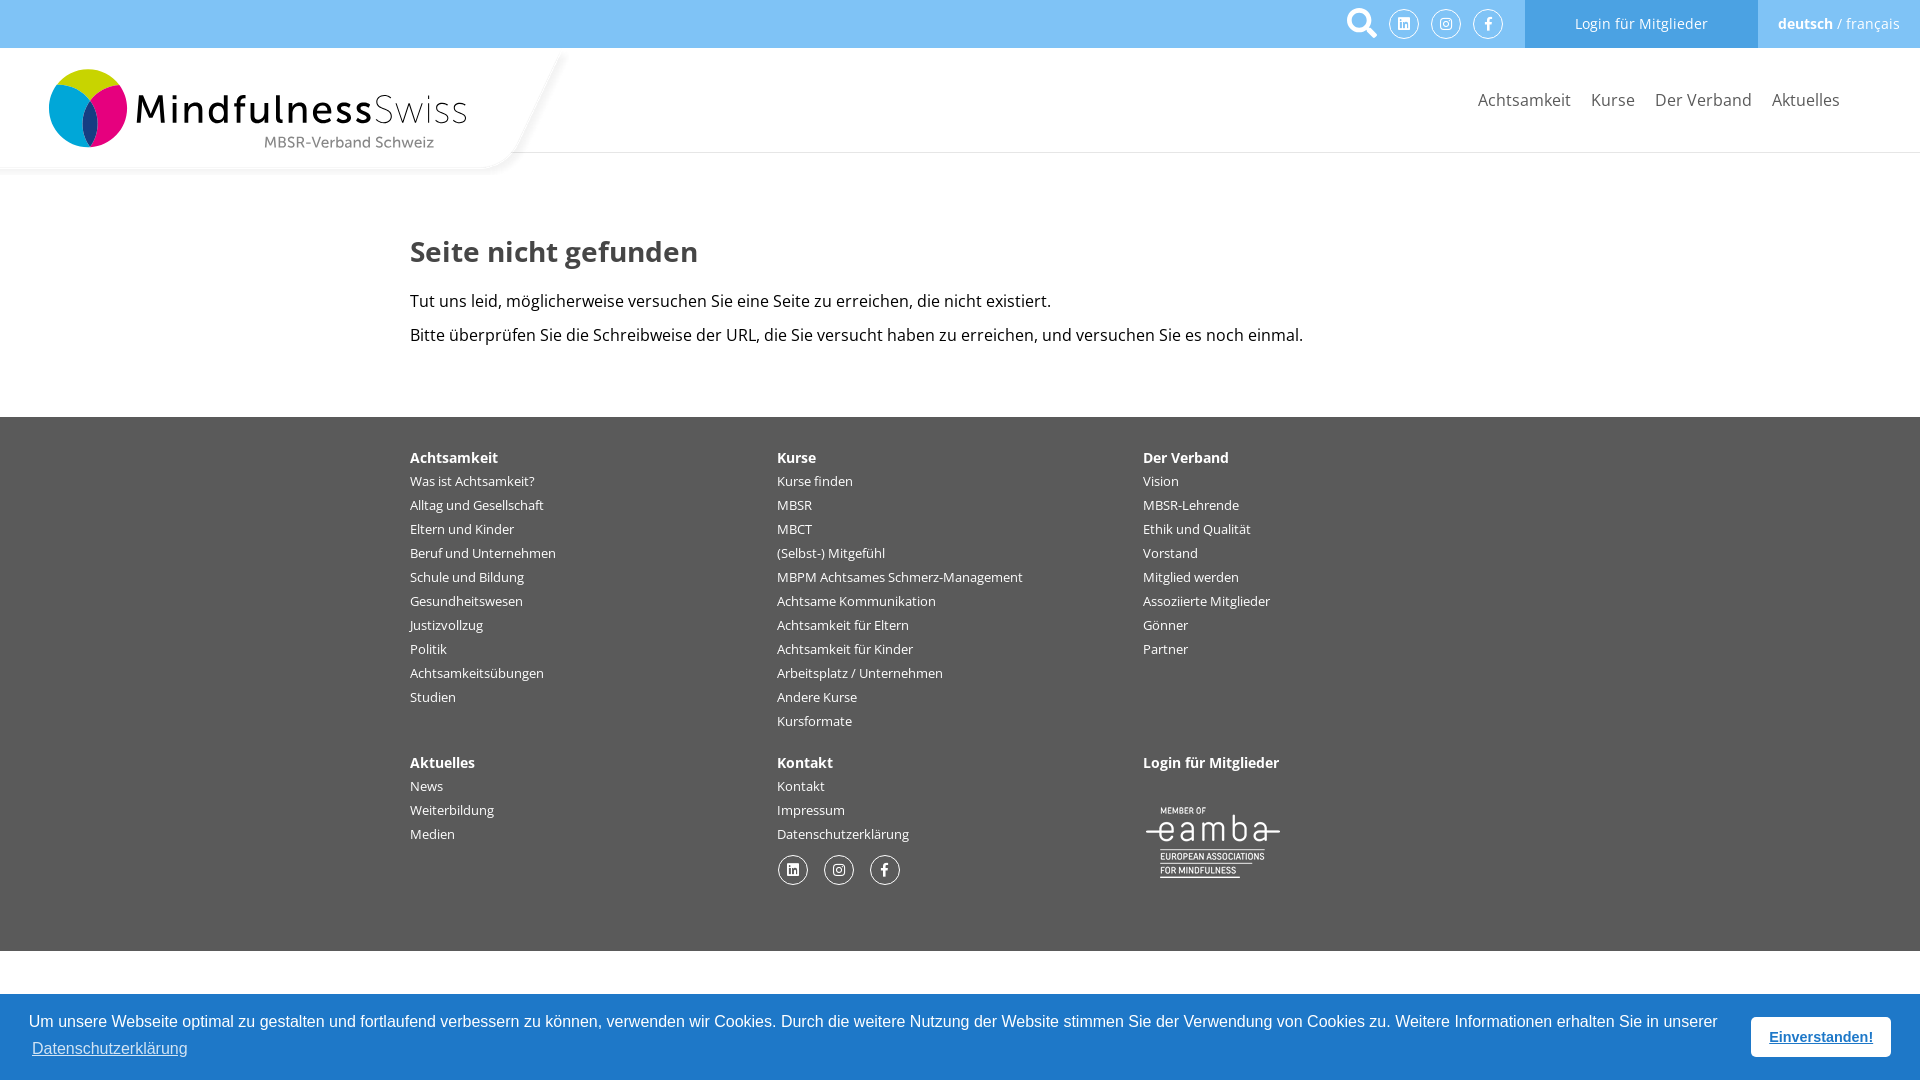 The width and height of the screenshot is (1920, 1080). I want to click on 'Los', so click(1361, 24).